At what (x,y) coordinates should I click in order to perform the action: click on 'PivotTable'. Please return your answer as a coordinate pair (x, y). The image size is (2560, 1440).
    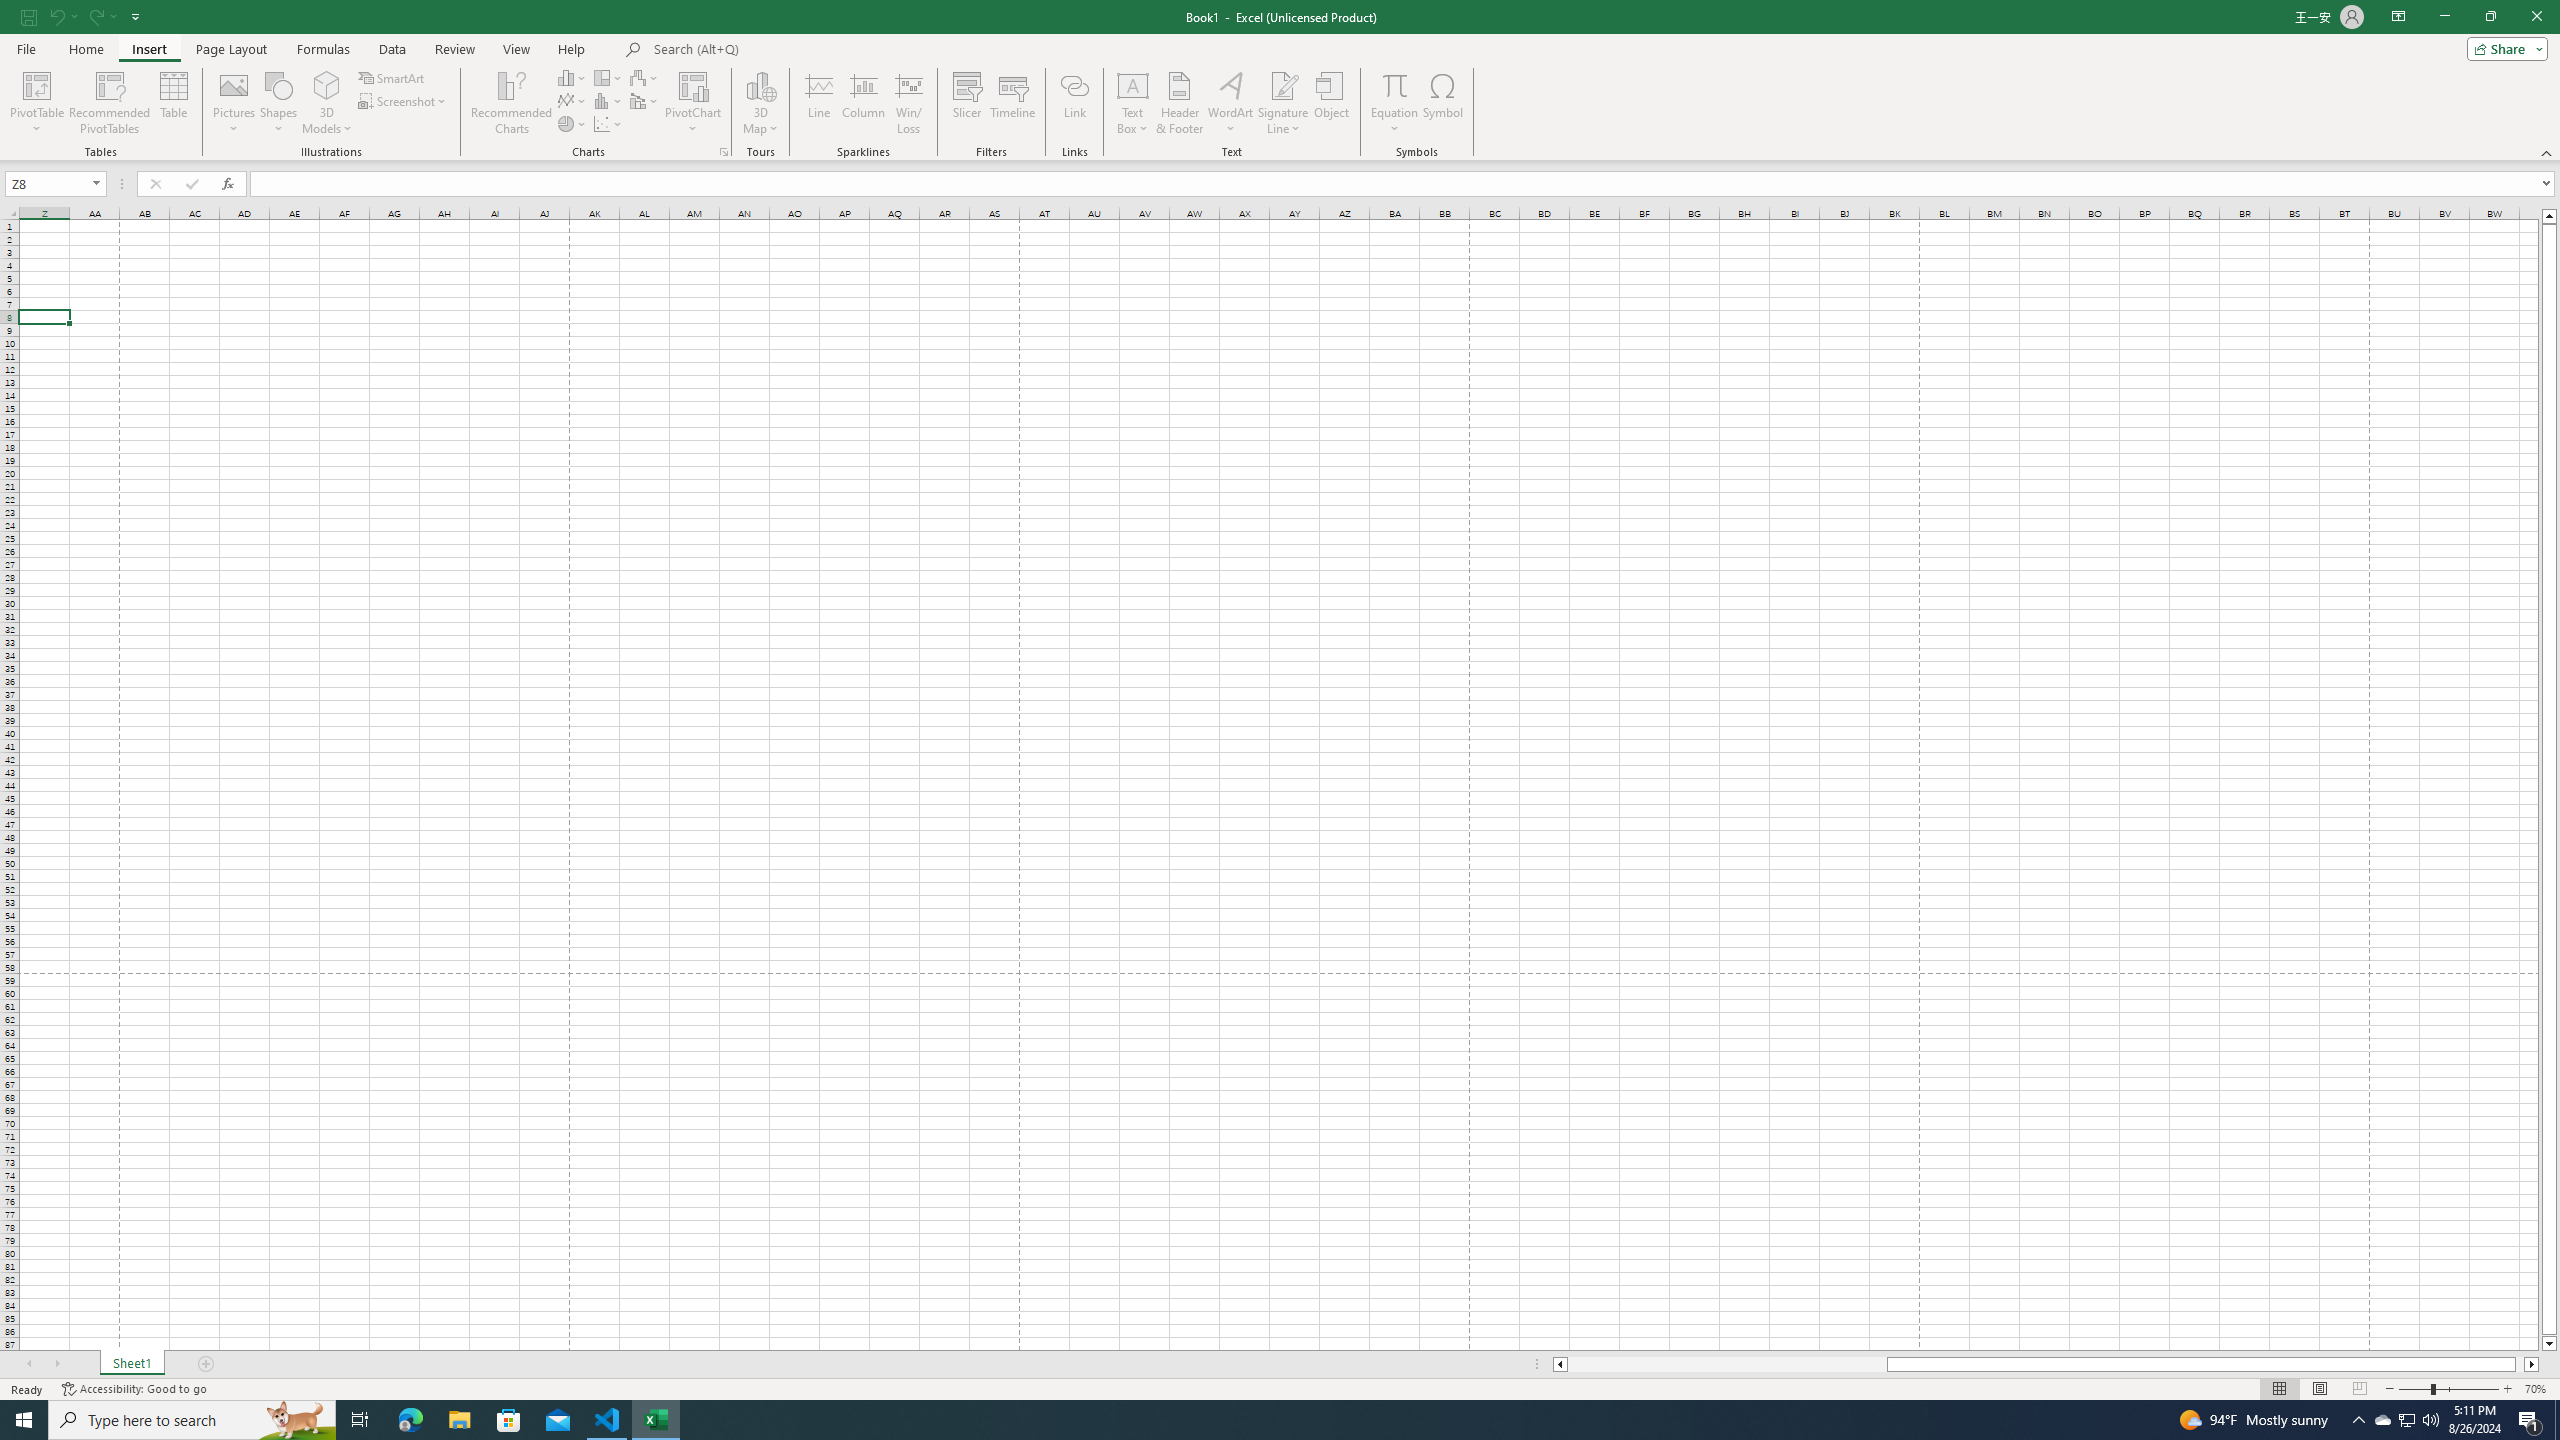
    Looking at the image, I should click on (36, 103).